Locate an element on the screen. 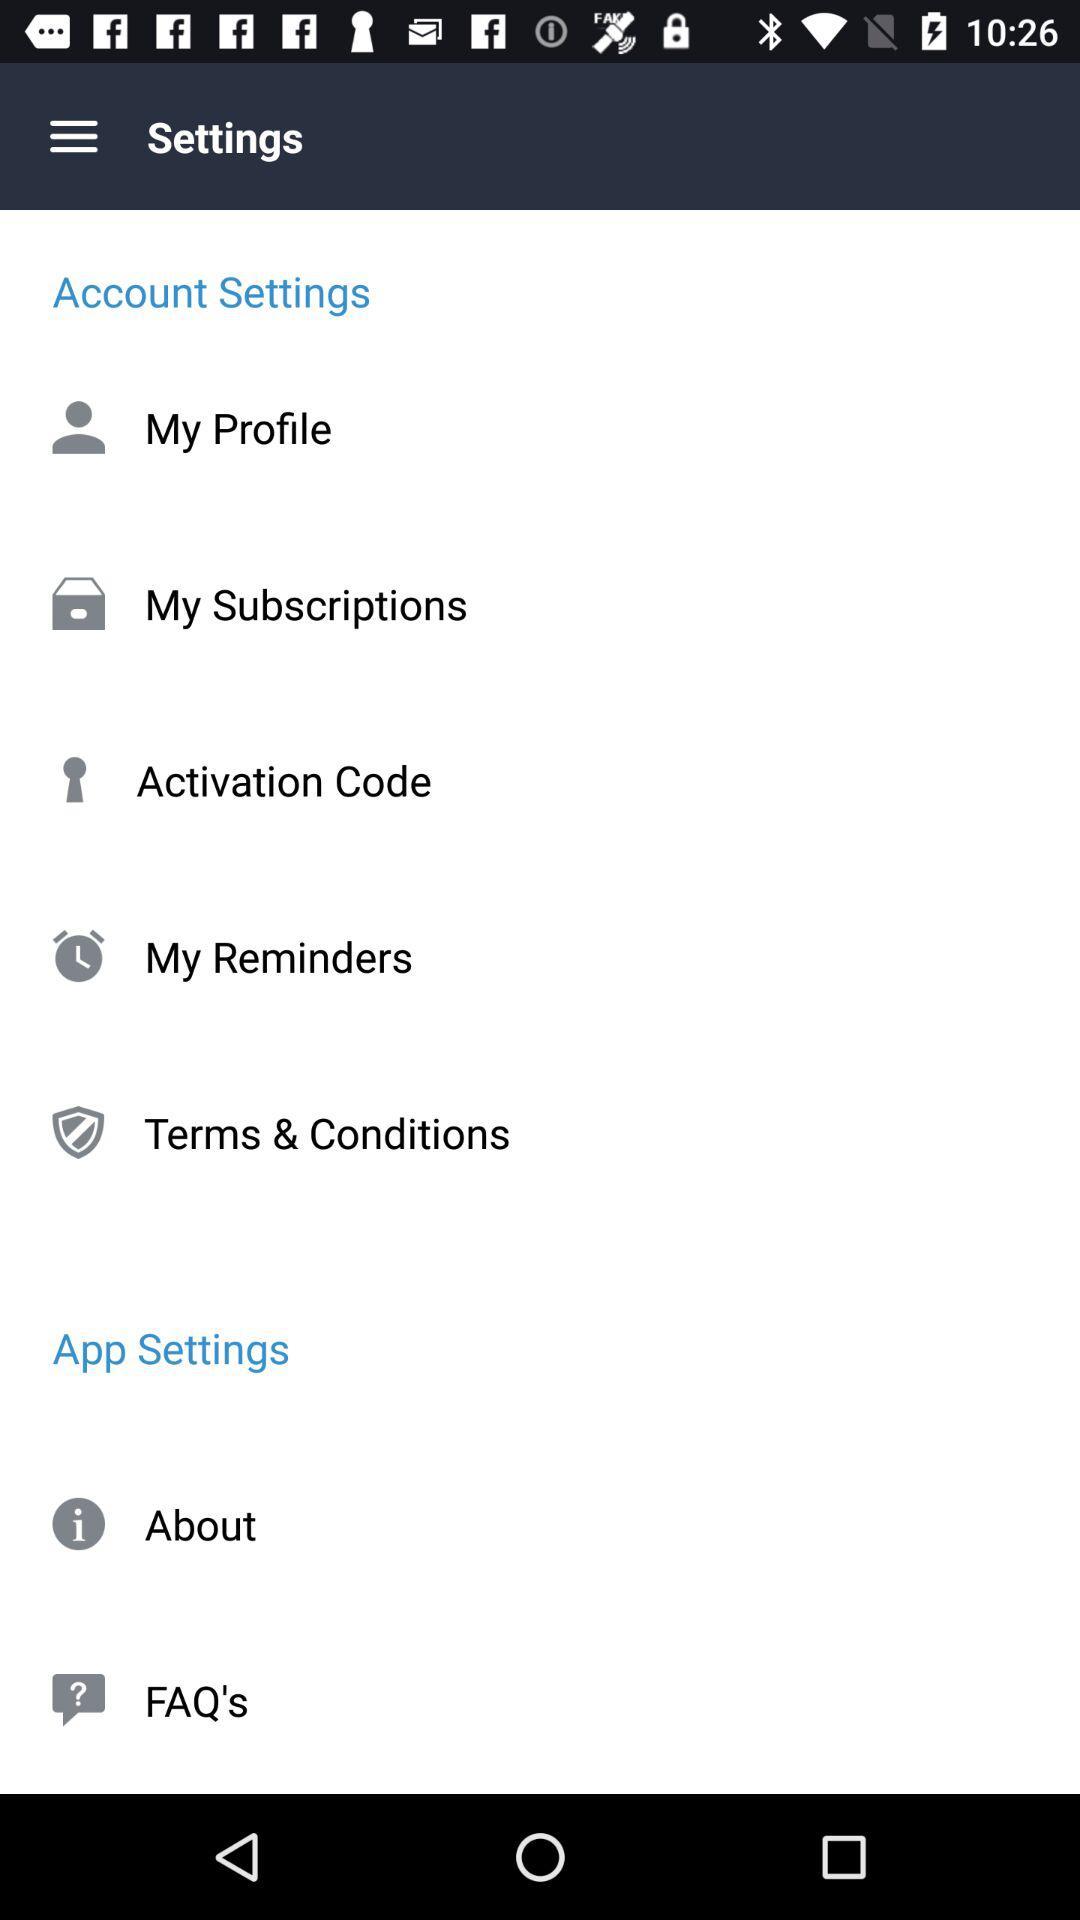  item above the account settings item is located at coordinates (72, 135).